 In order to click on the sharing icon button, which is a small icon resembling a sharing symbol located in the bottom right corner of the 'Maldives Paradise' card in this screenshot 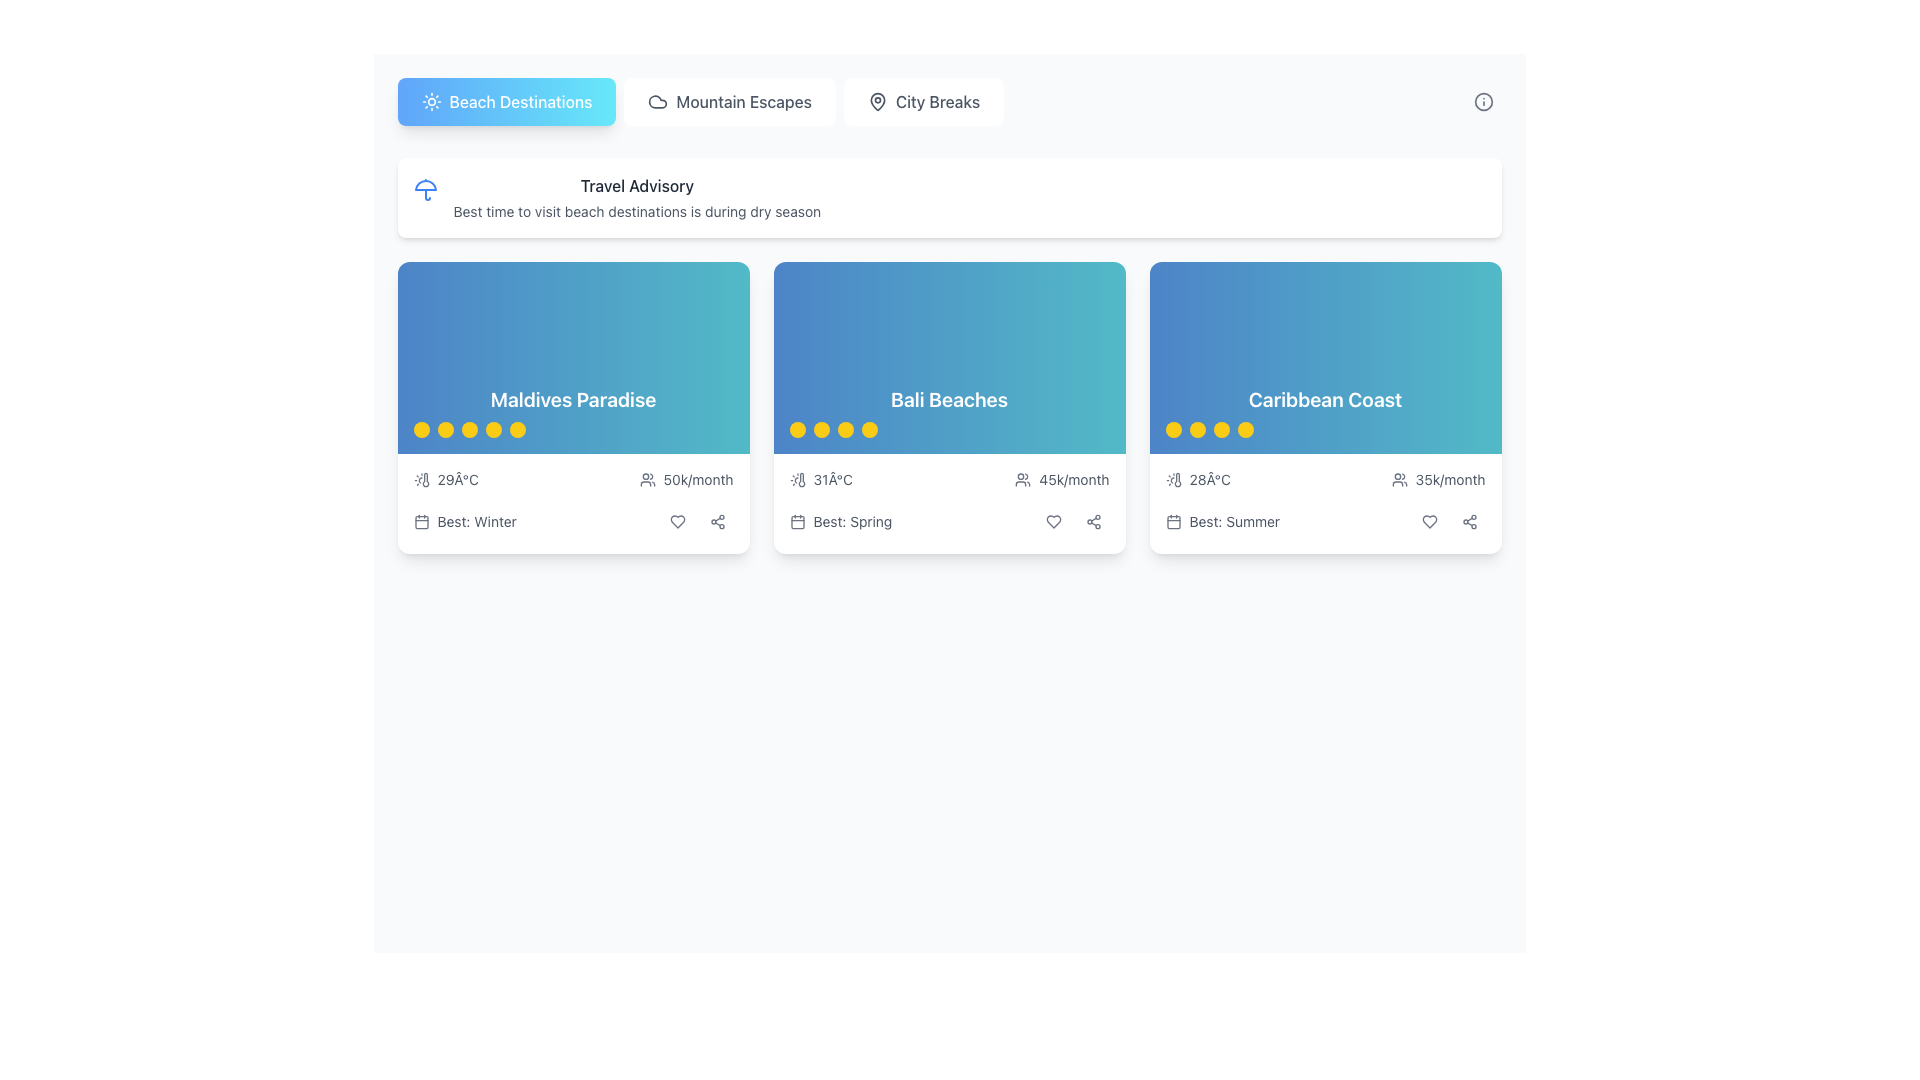, I will do `click(717, 520)`.